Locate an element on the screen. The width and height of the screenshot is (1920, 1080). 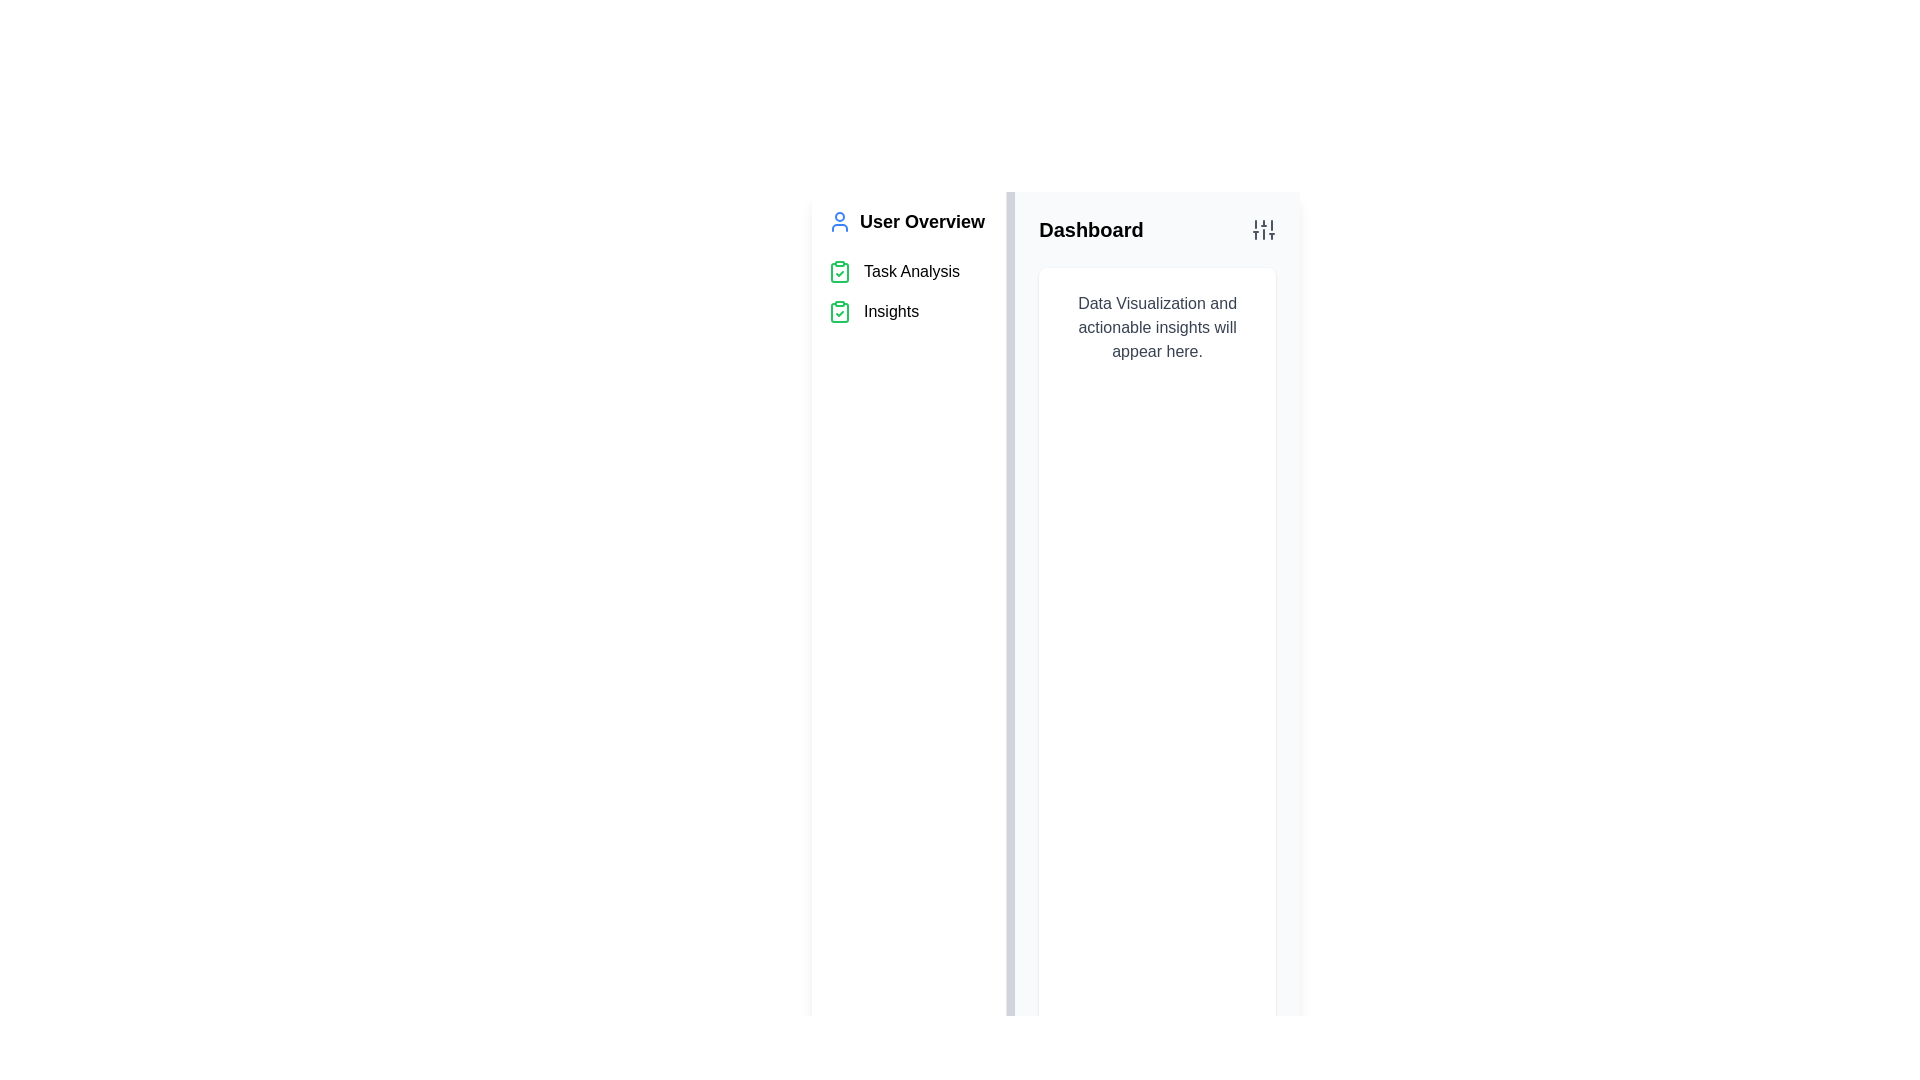
the 'User Overview' text label located in the sidebar navigation layout, positioned to the right of a blue user icon and above the green tick icons for 'Task Analysis' and 'Insights' is located at coordinates (921, 222).